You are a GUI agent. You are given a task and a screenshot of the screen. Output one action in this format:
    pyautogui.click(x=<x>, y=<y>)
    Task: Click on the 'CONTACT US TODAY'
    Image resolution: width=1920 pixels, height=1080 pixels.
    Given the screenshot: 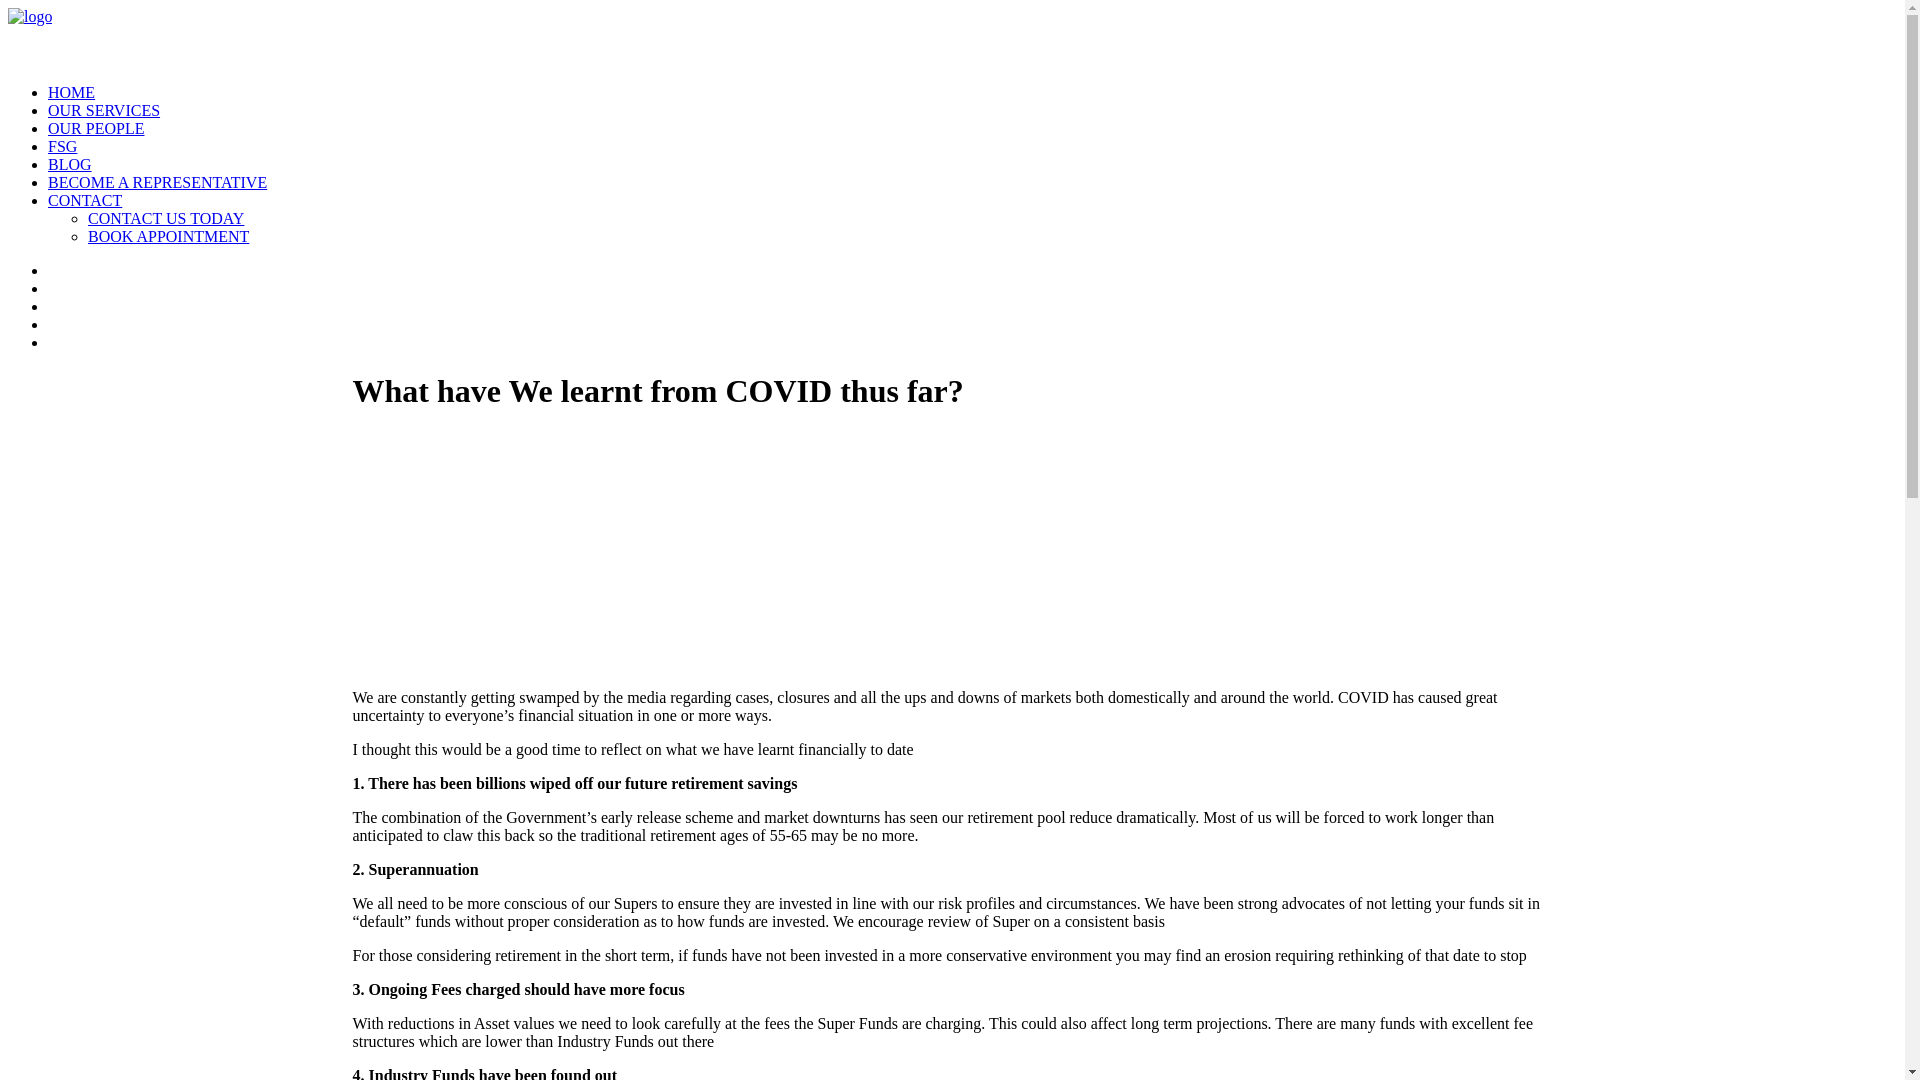 What is the action you would take?
    pyautogui.click(x=166, y=218)
    